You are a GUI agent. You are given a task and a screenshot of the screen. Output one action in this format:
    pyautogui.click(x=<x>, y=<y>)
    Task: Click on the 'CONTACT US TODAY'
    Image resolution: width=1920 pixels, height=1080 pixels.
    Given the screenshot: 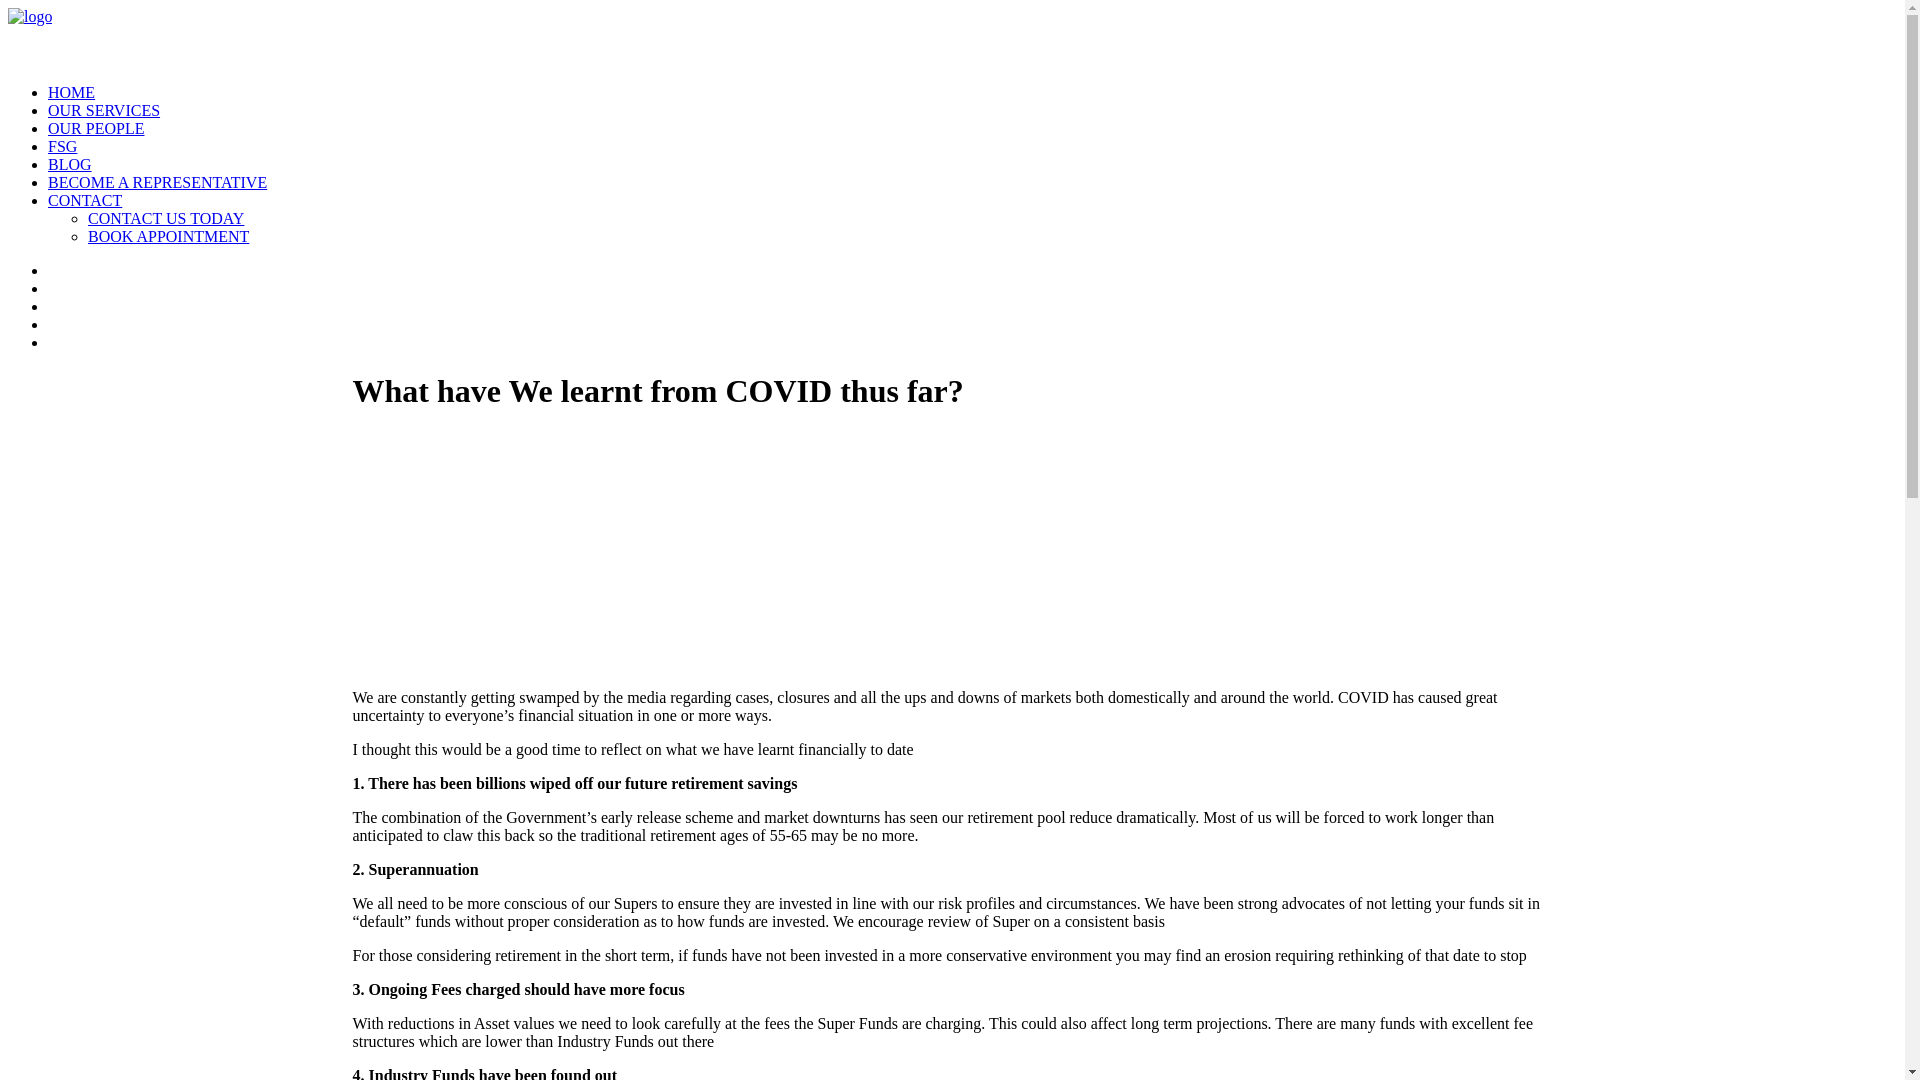 What is the action you would take?
    pyautogui.click(x=166, y=218)
    